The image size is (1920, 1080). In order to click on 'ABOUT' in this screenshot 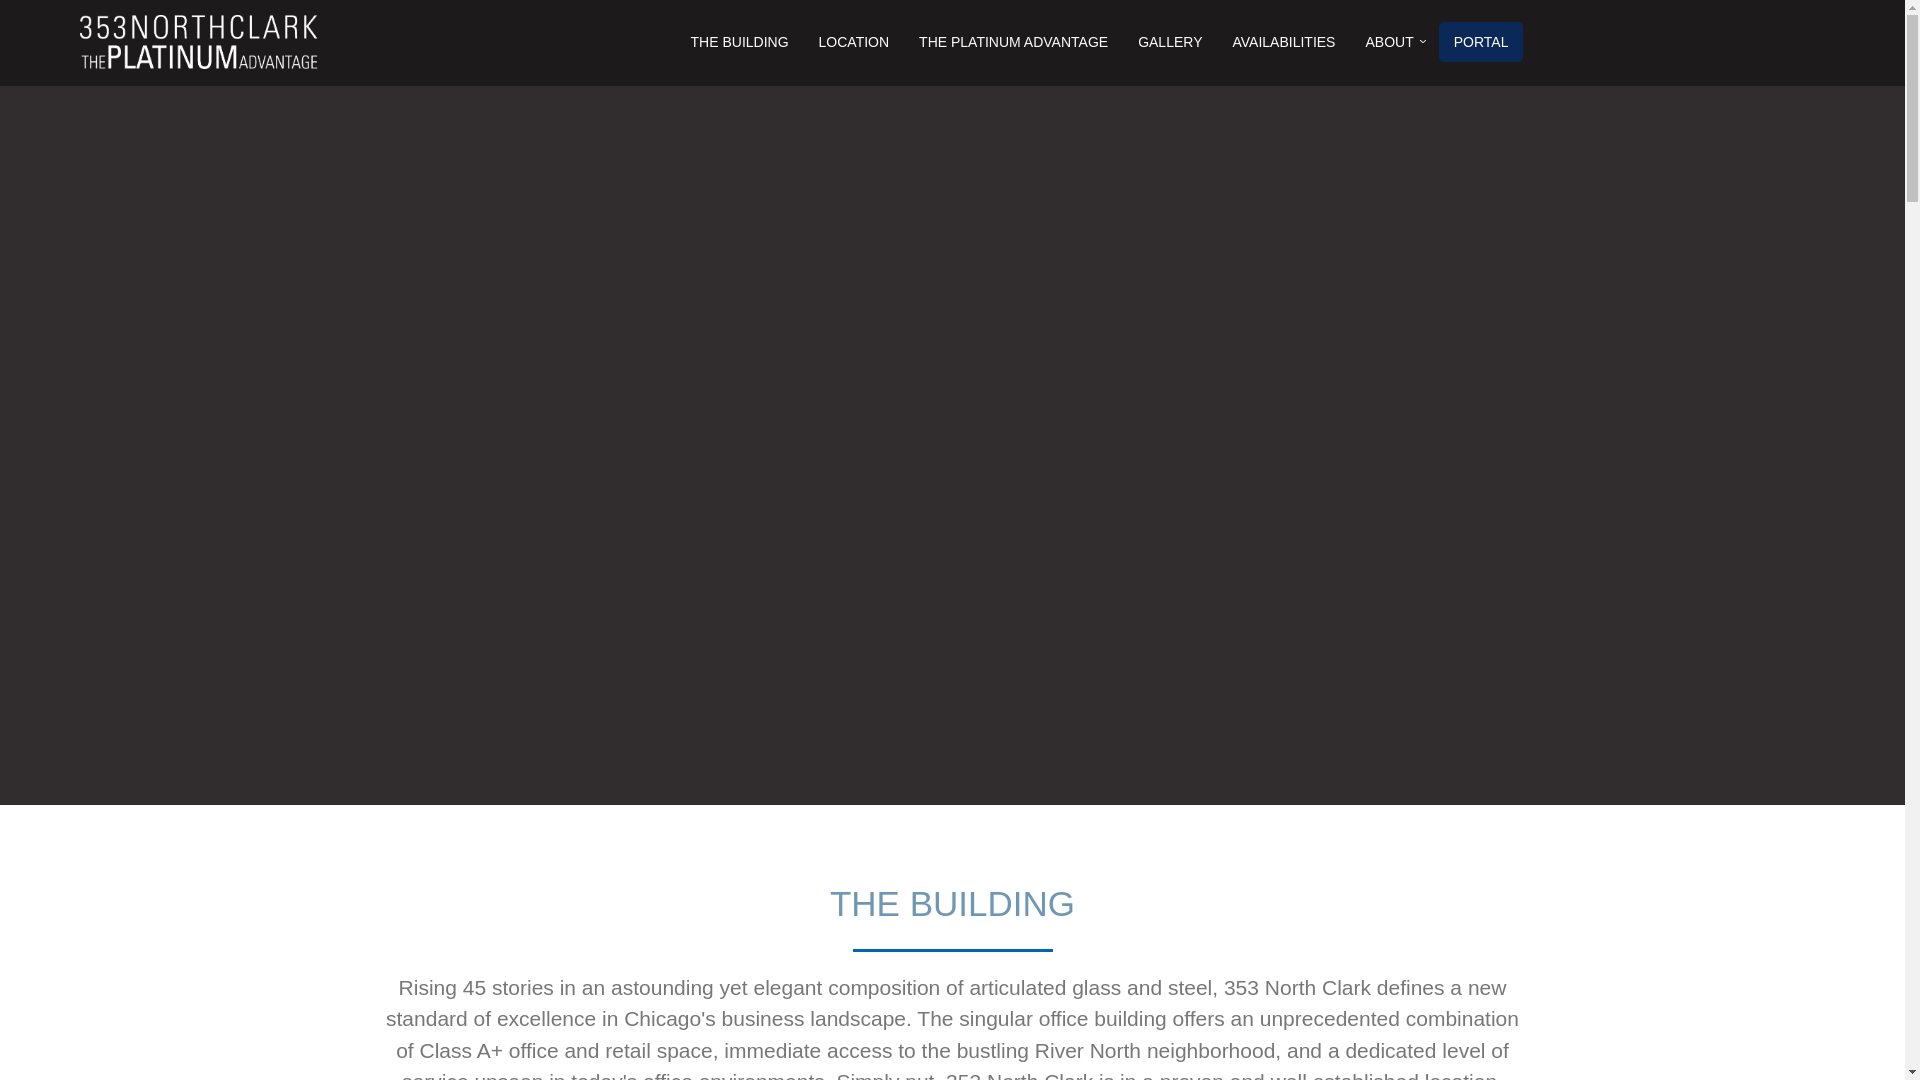, I will do `click(1387, 42)`.